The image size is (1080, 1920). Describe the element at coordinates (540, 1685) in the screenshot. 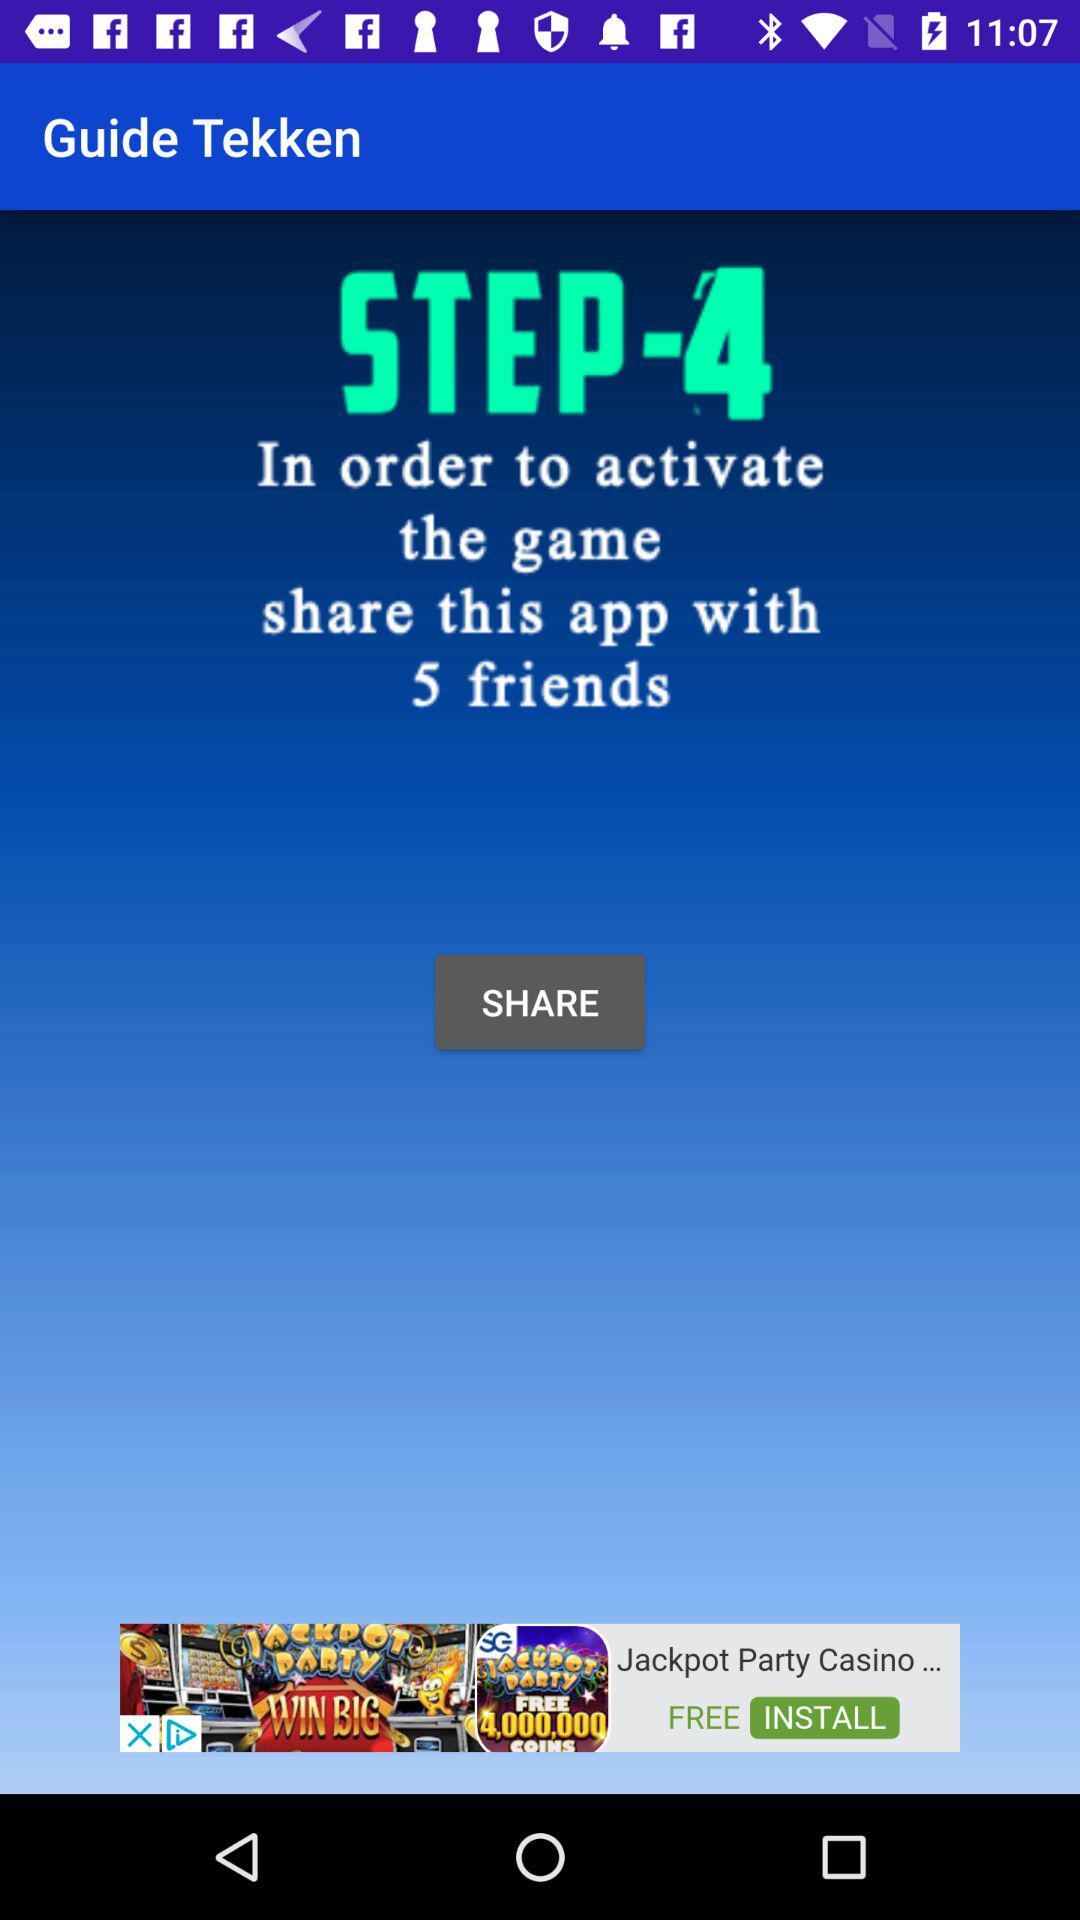

I see `app advertisement` at that location.